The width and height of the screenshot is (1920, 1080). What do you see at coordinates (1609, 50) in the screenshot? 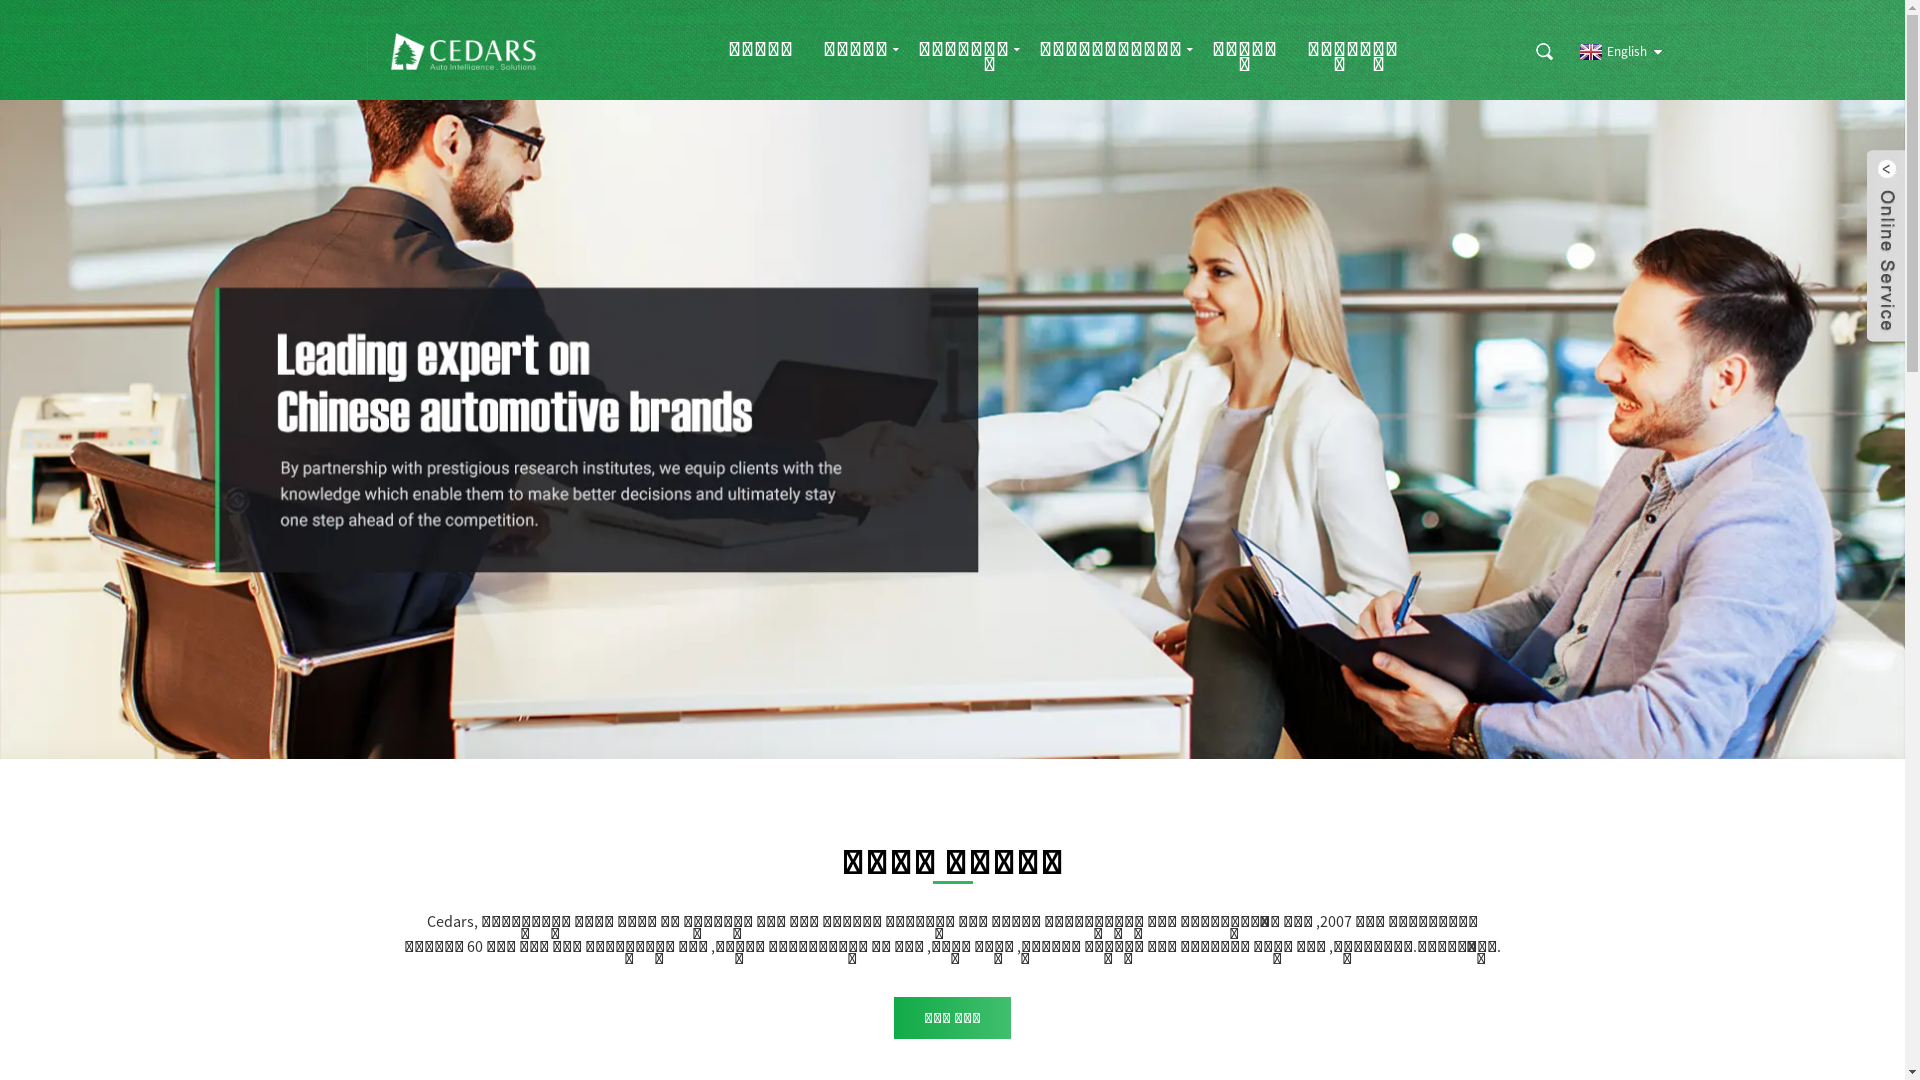
I see `'English'` at bounding box center [1609, 50].